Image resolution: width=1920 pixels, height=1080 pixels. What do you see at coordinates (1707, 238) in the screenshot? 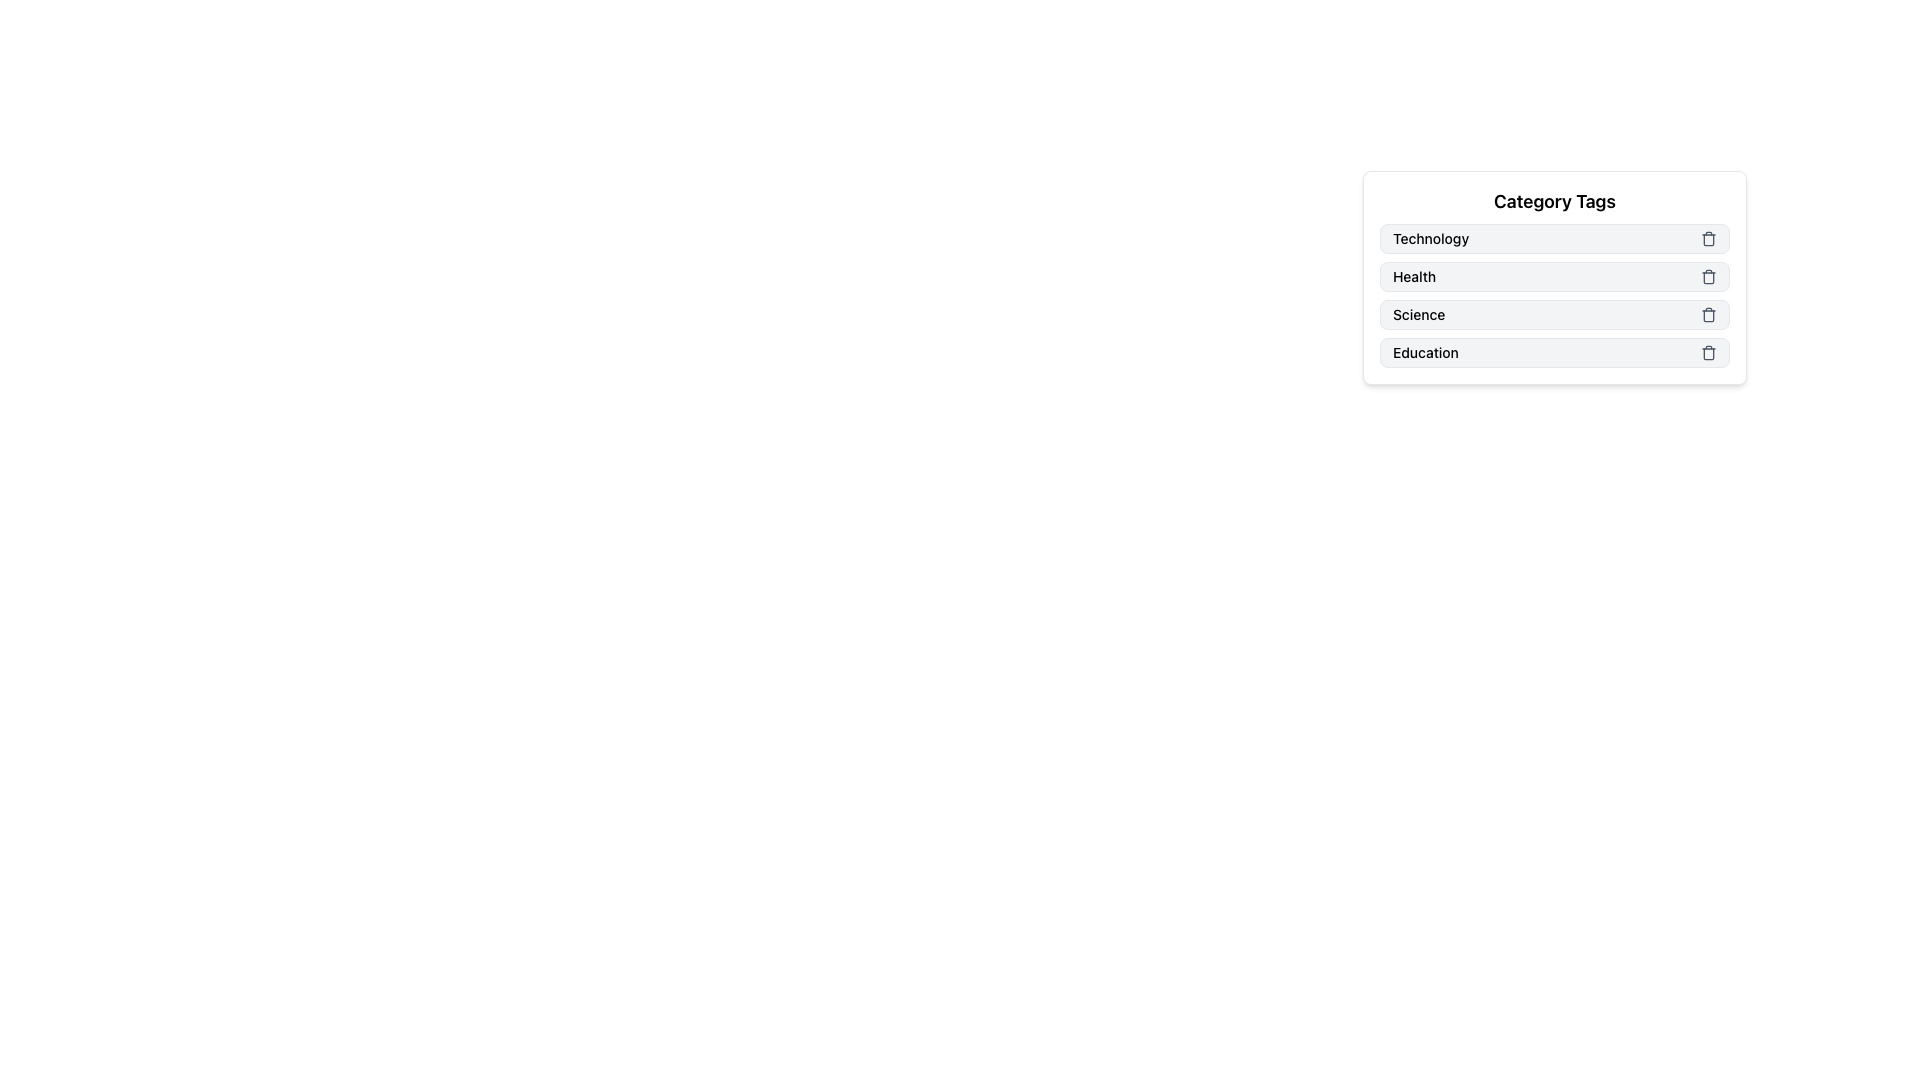
I see `the trash can icon, which serves as the delete button for the 'Technology' tag` at bounding box center [1707, 238].